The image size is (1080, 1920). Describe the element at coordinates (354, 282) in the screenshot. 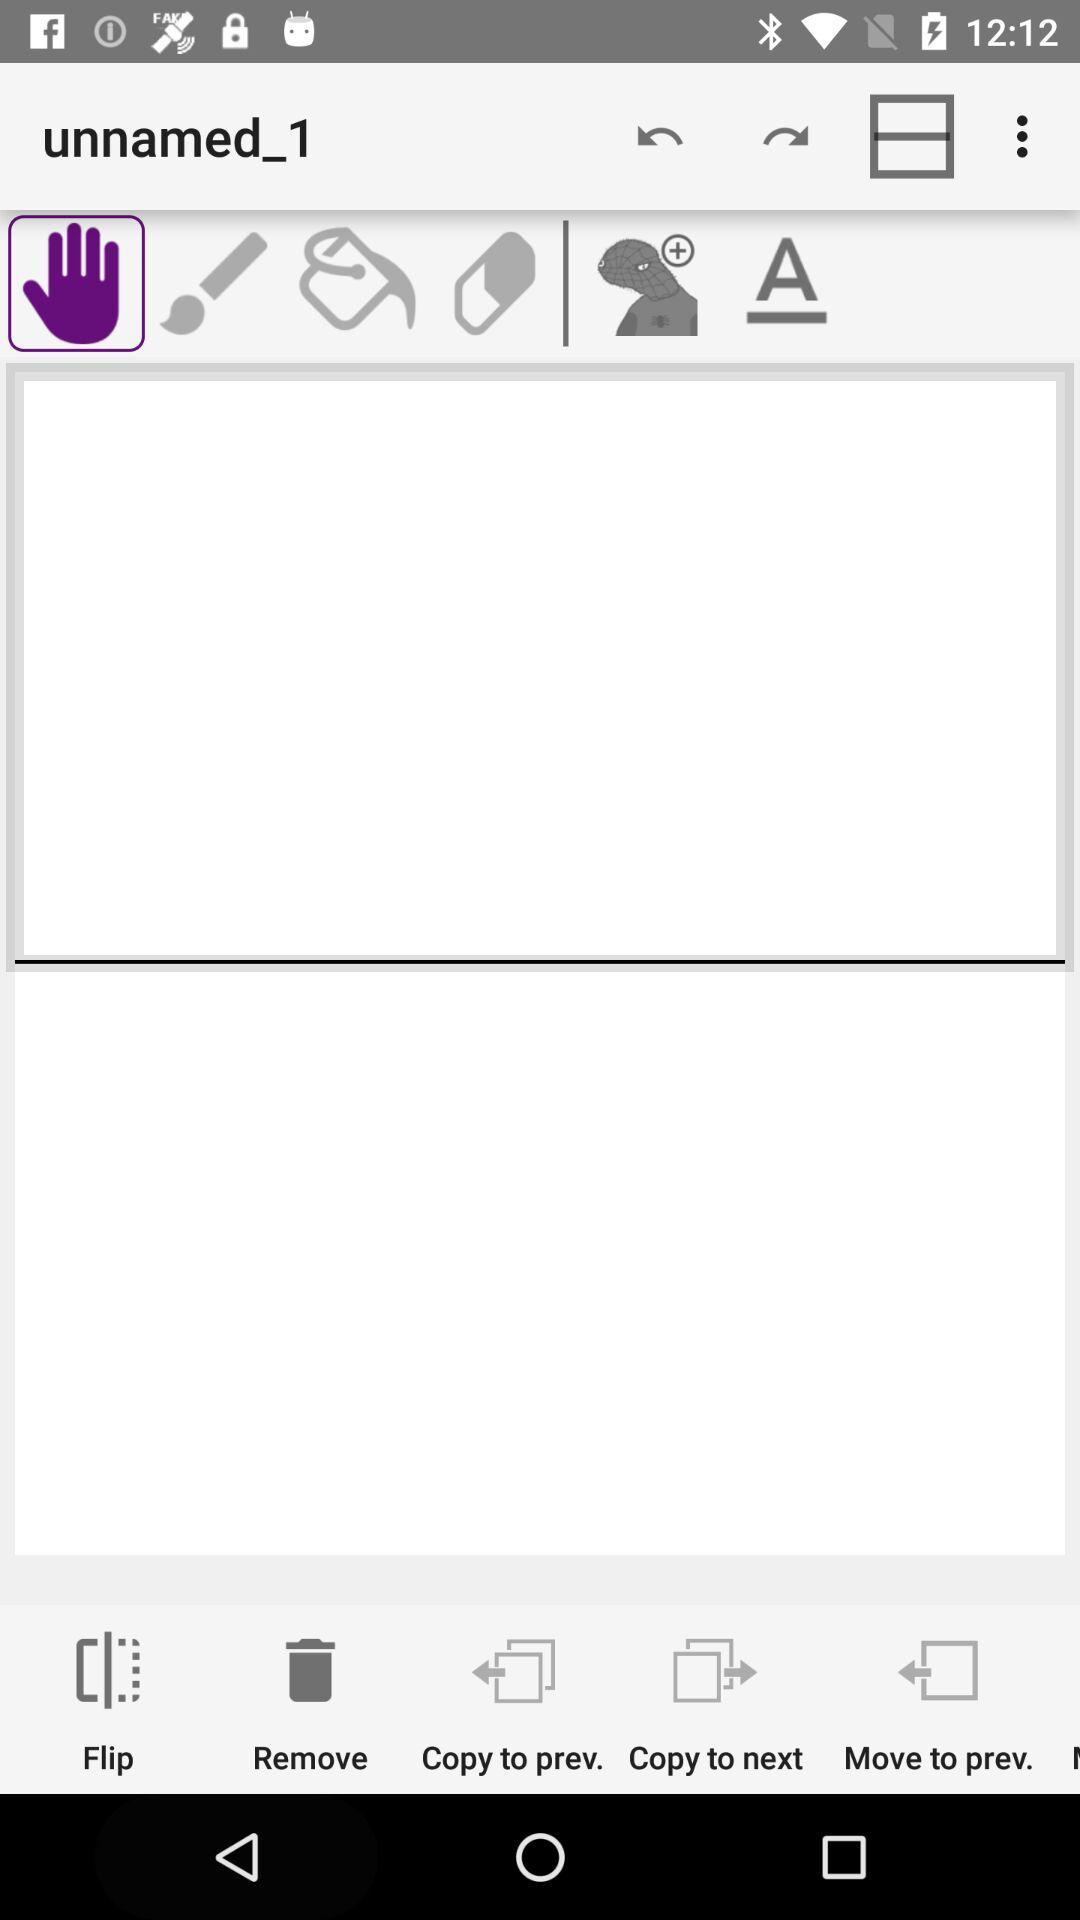

I see `paint` at that location.